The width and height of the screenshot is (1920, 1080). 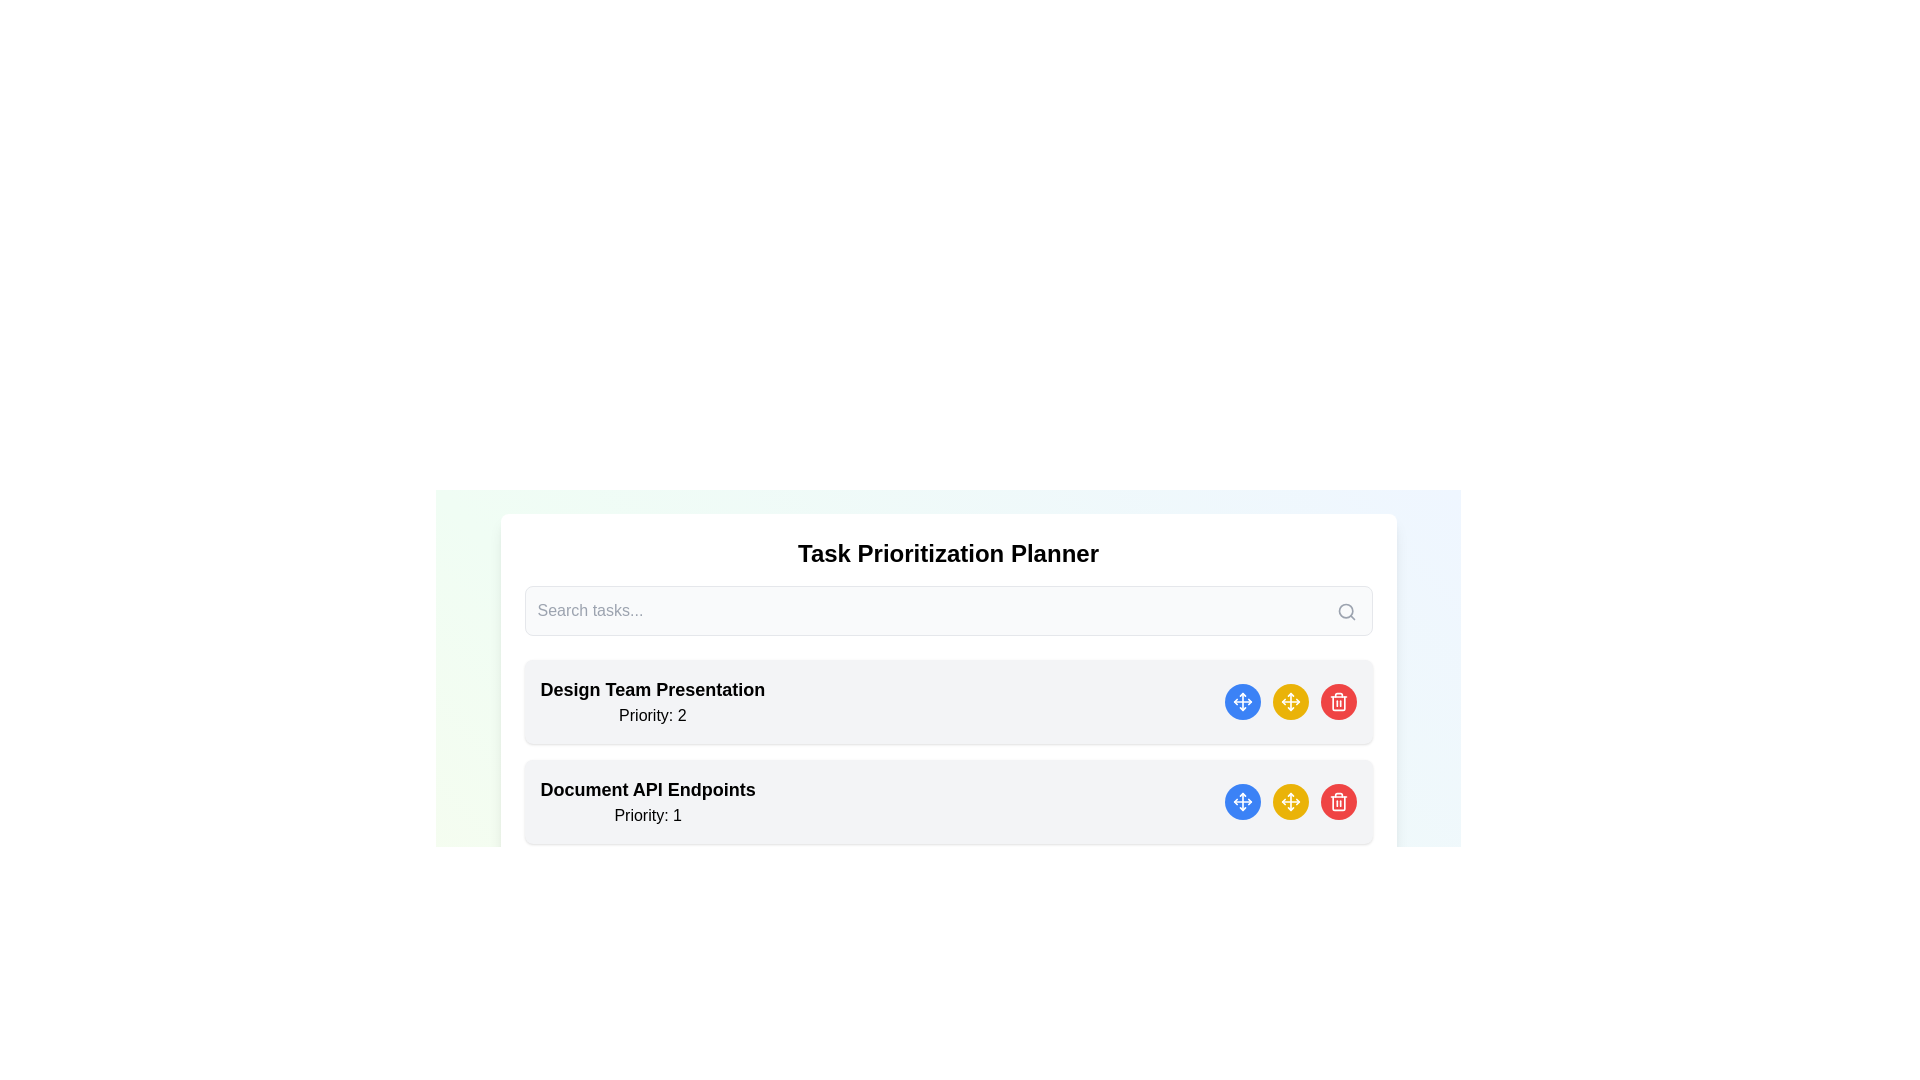 I want to click on the yellow circular button with a four-directional arrow icon, positioned between the blue move button and the red delete button in the action group of the 'Design Team Presentation' task list, so click(x=1290, y=701).